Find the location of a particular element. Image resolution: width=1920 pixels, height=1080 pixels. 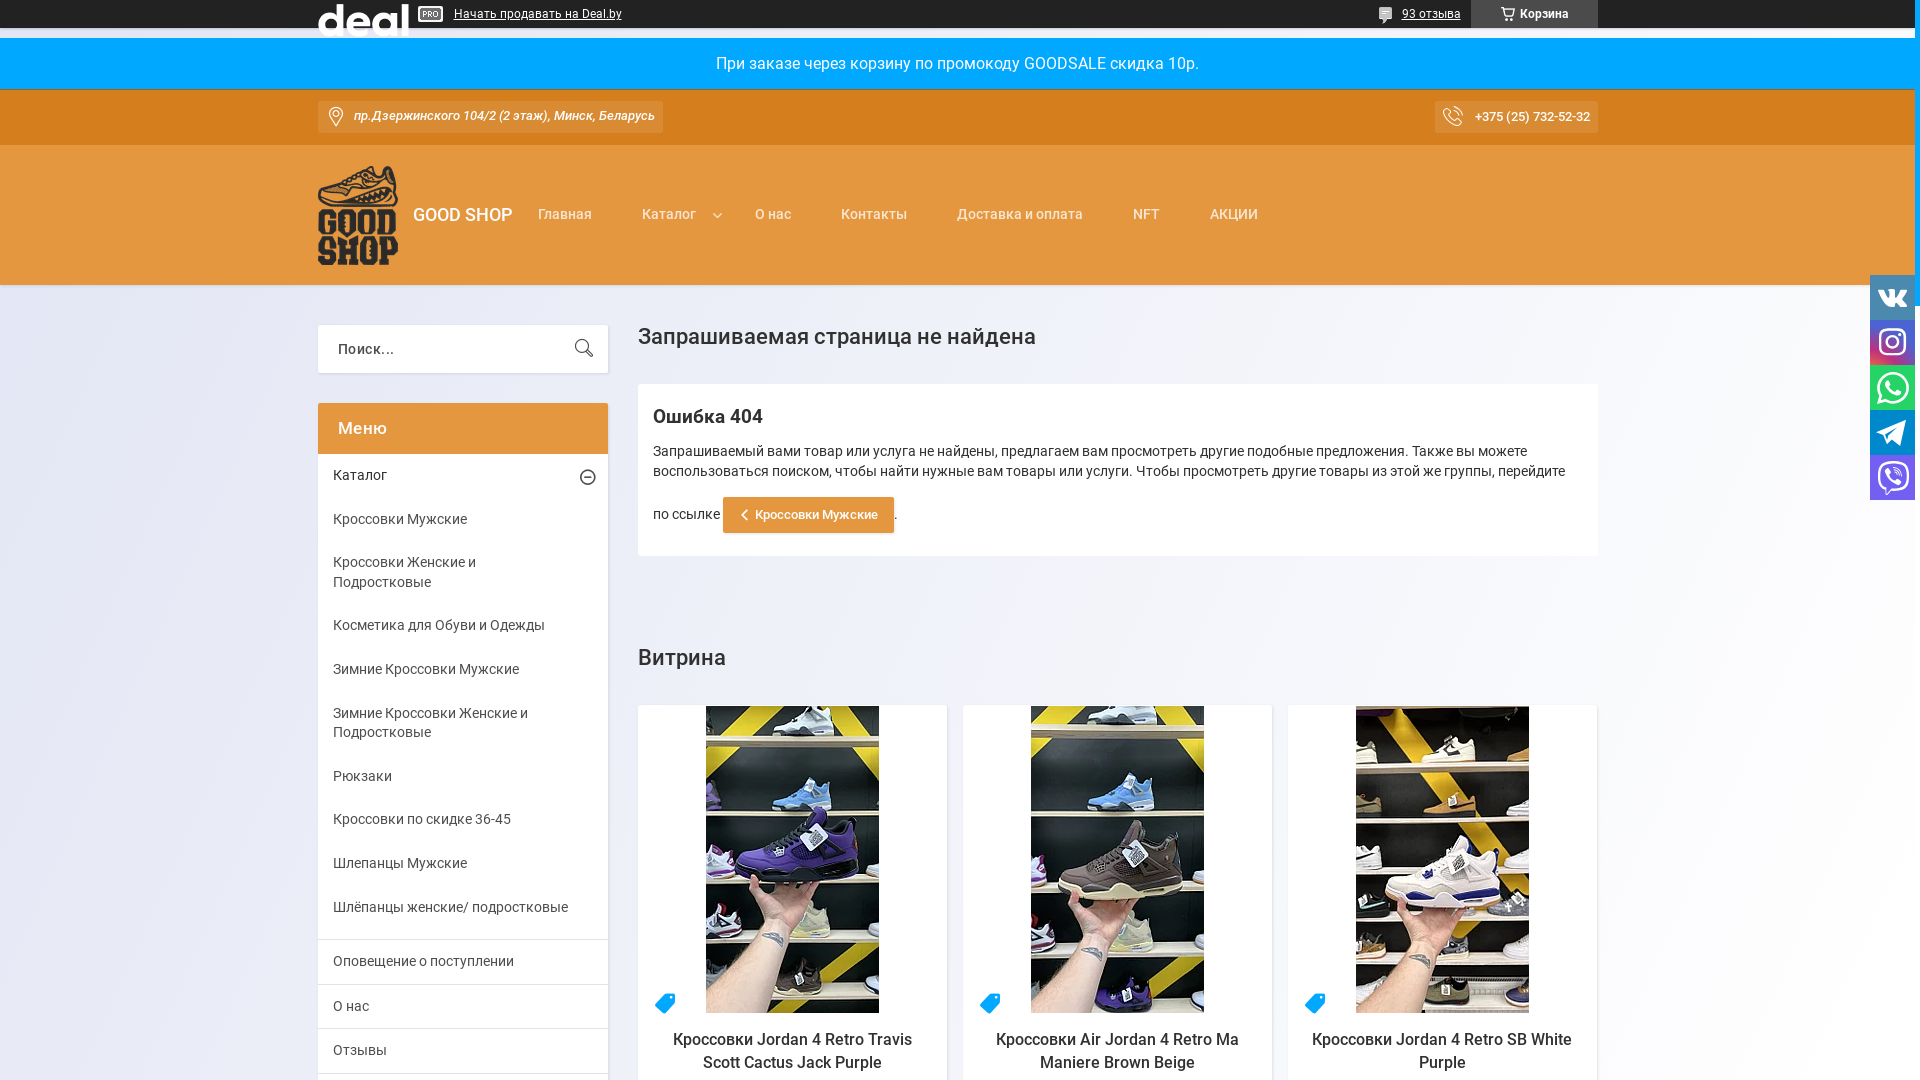

'GOOD SHOP' is located at coordinates (358, 215).